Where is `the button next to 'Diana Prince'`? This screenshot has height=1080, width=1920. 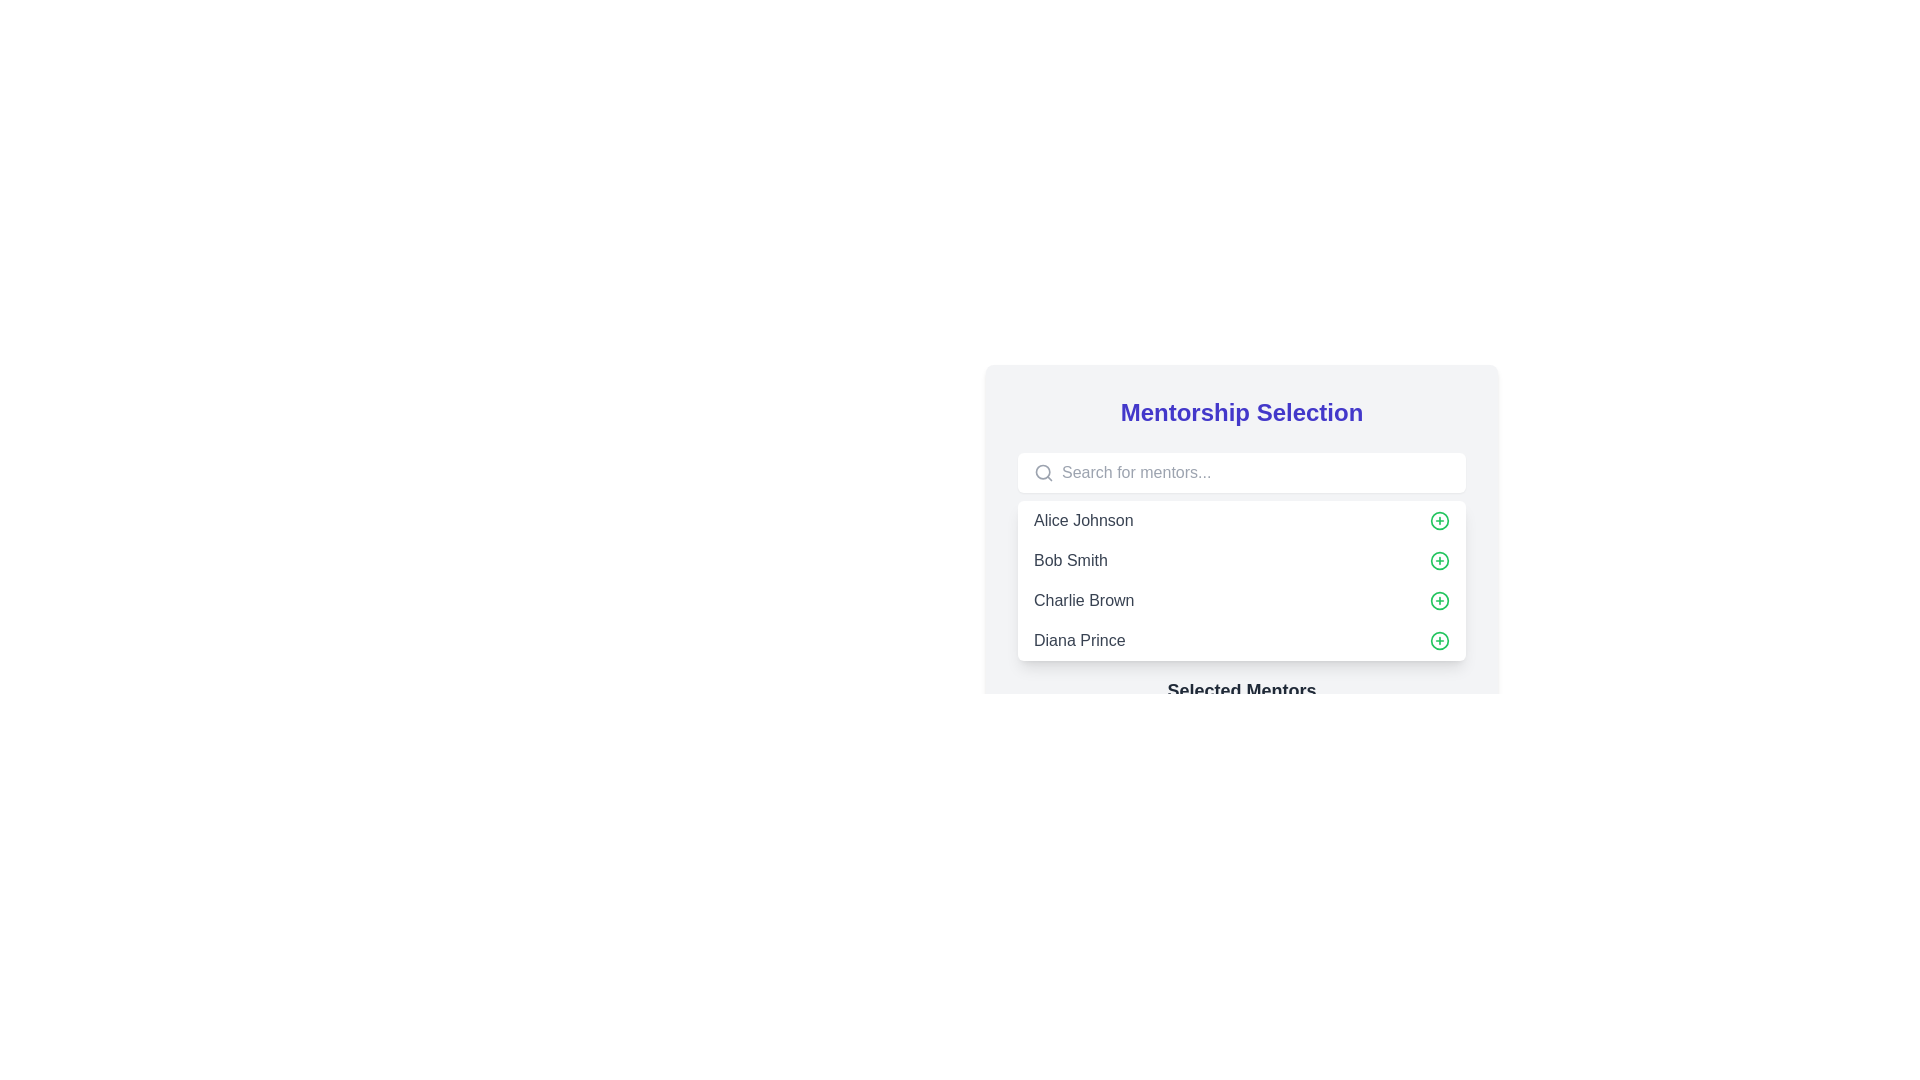 the button next to 'Diana Prince' is located at coordinates (1440, 560).